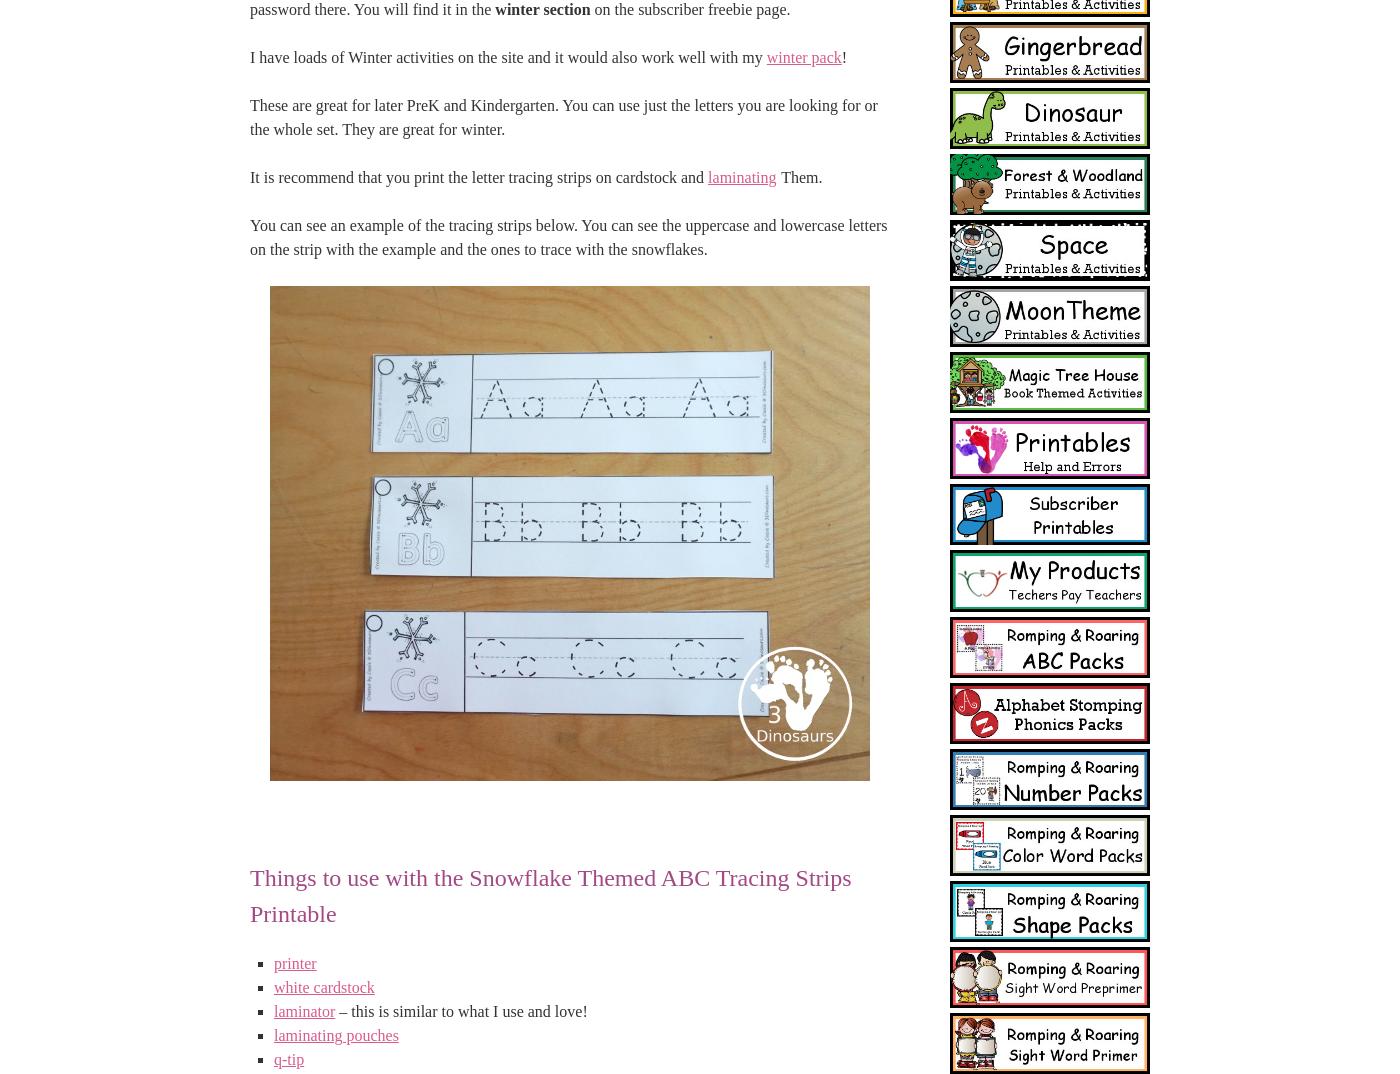 The width and height of the screenshot is (1400, 1074). I want to click on 'You can see an example of the tracing strips below. You can see the uppercase and lowercase letters on the strip with the example and the ones to trace with the snowflakes.', so click(568, 236).